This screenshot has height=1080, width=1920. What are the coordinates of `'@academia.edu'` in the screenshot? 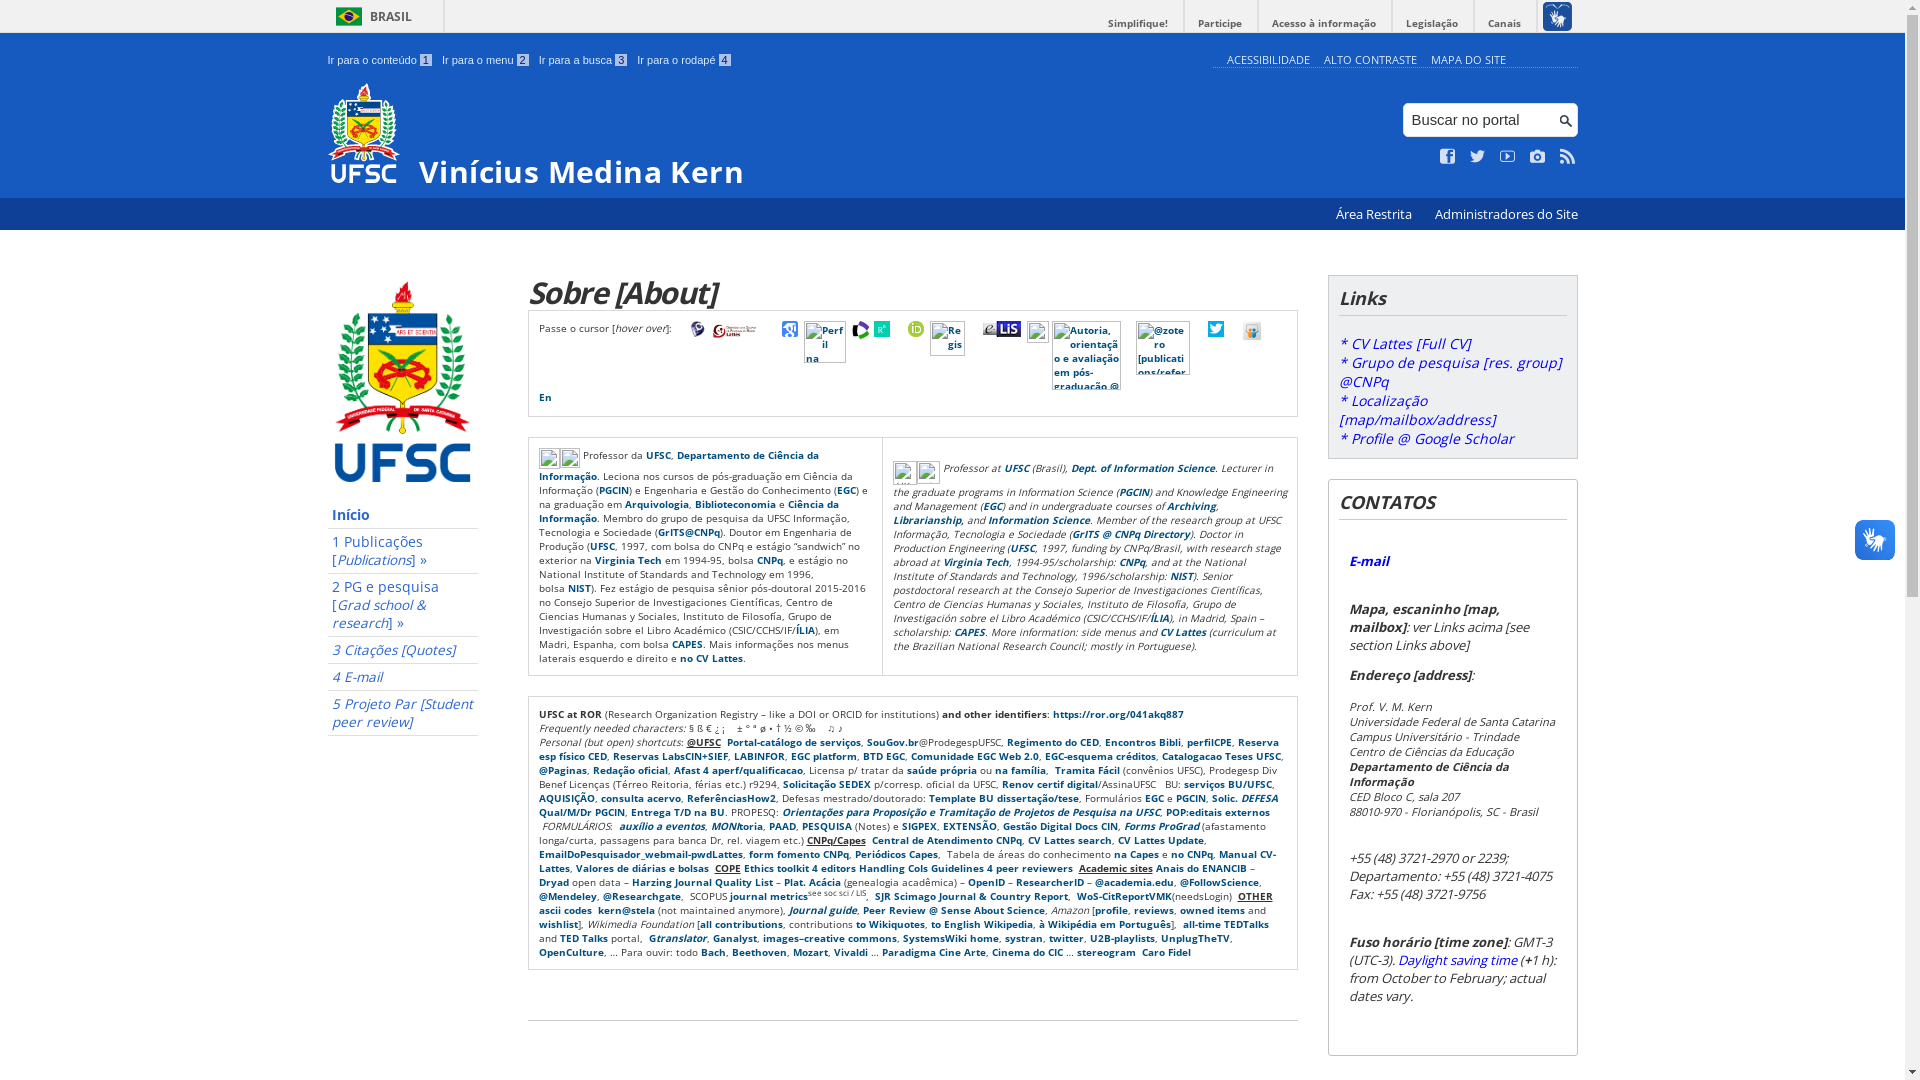 It's located at (1093, 881).